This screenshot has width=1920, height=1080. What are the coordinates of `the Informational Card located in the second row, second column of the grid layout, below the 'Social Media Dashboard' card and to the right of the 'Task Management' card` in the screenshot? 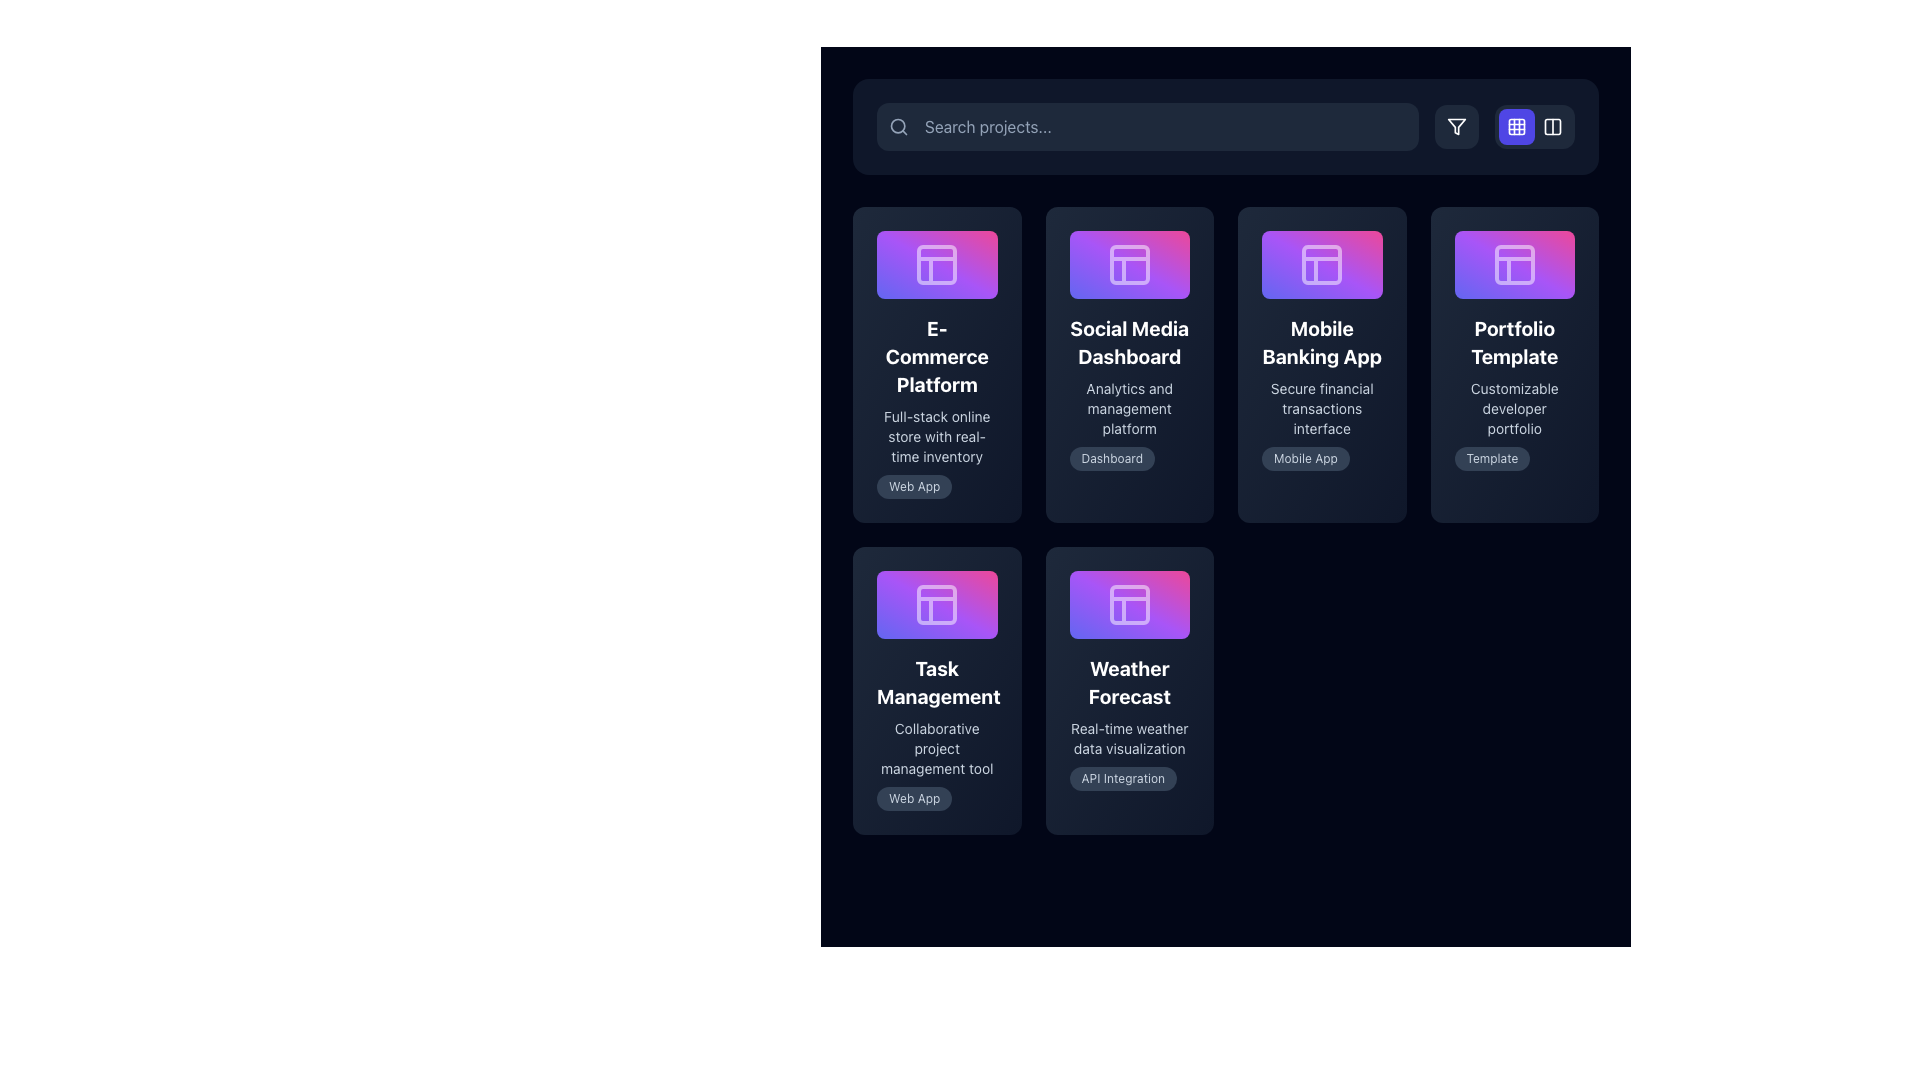 It's located at (1129, 689).